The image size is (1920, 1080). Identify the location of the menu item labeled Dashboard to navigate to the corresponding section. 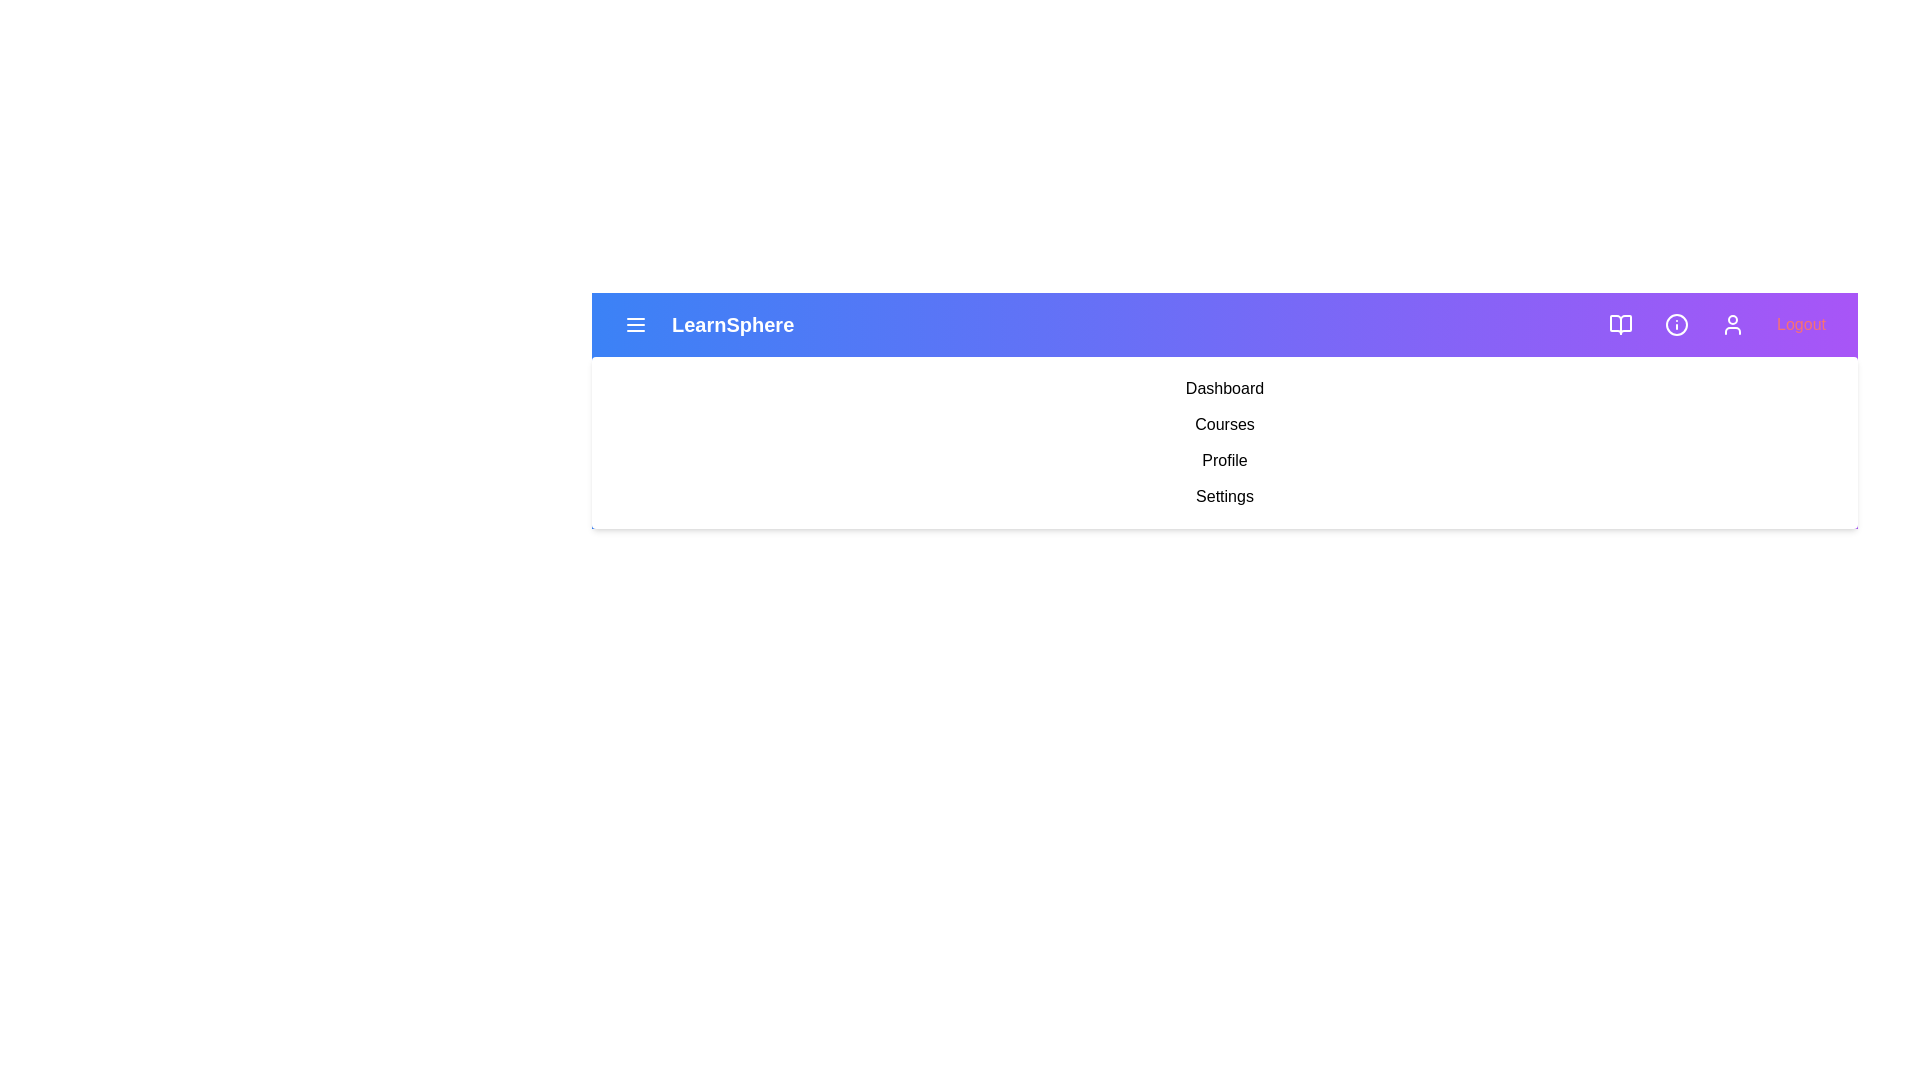
(1223, 389).